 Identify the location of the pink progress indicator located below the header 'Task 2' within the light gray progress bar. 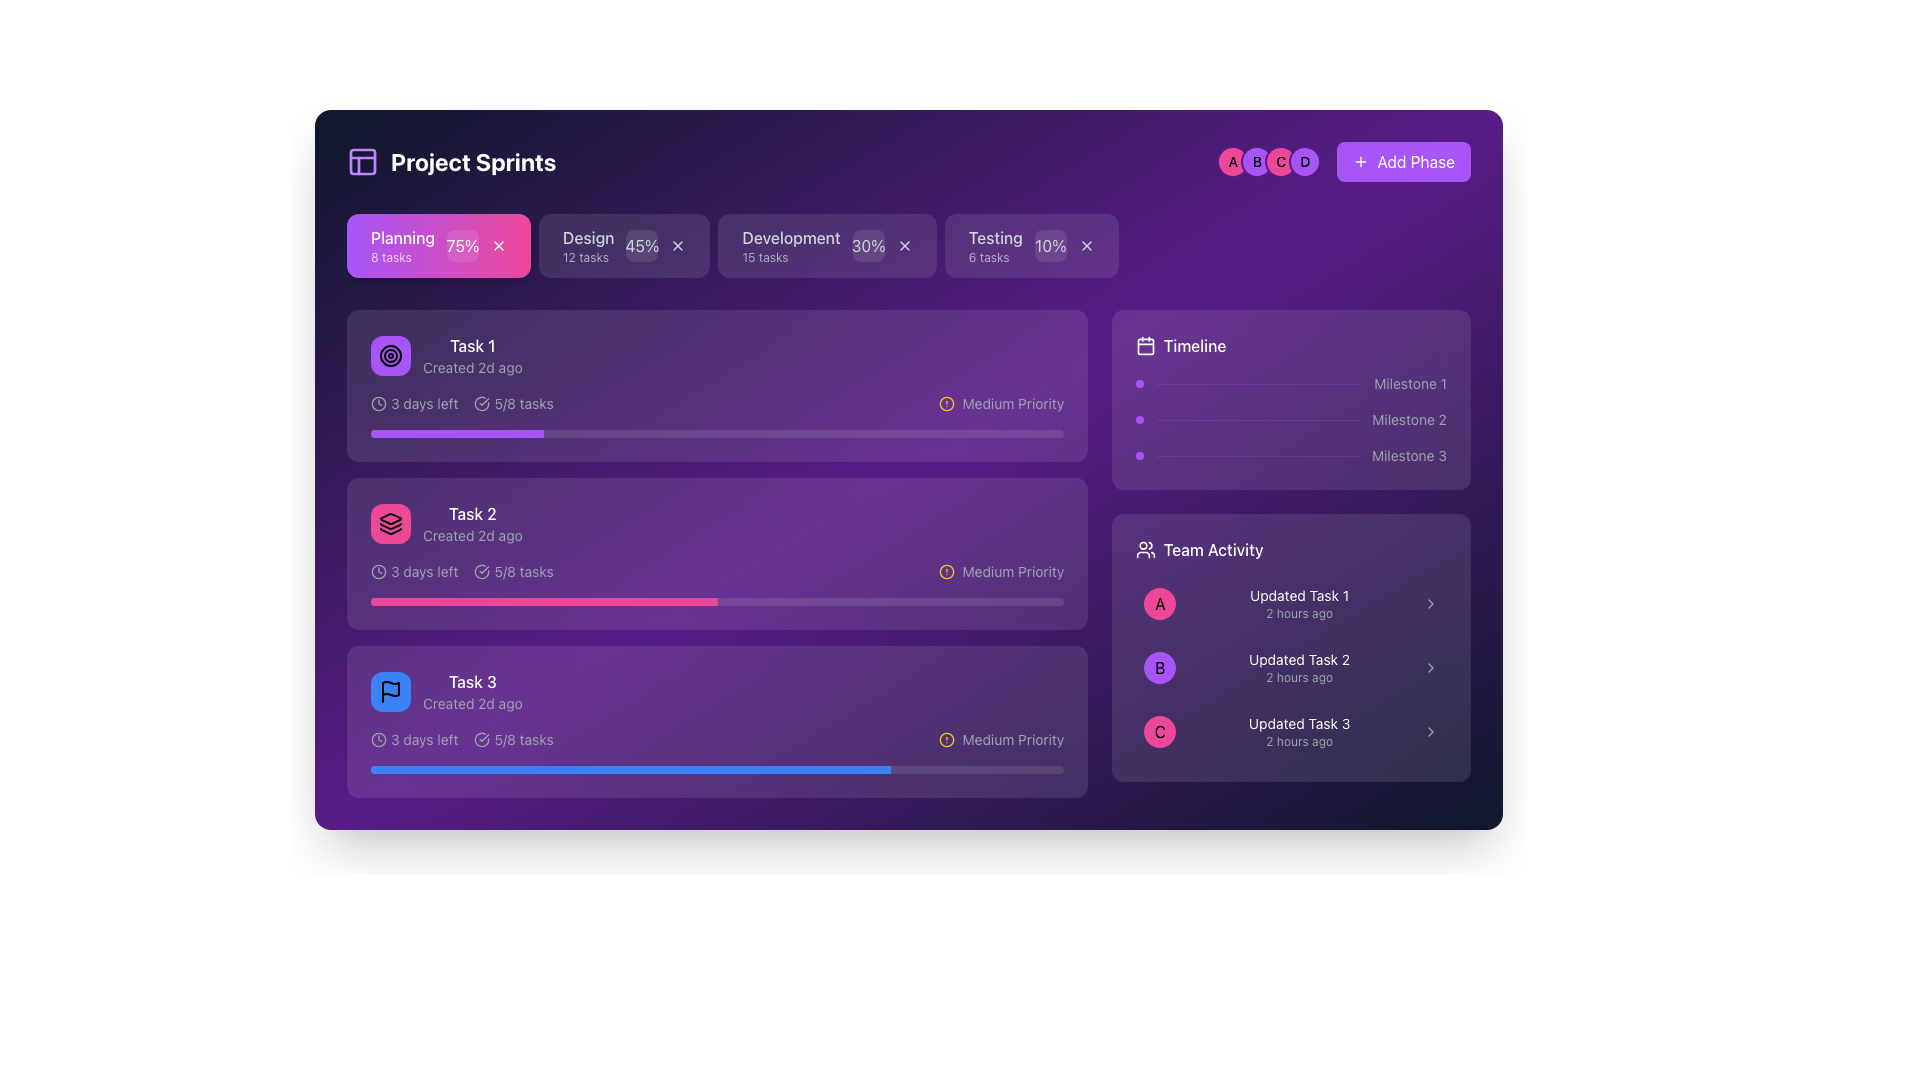
(544, 600).